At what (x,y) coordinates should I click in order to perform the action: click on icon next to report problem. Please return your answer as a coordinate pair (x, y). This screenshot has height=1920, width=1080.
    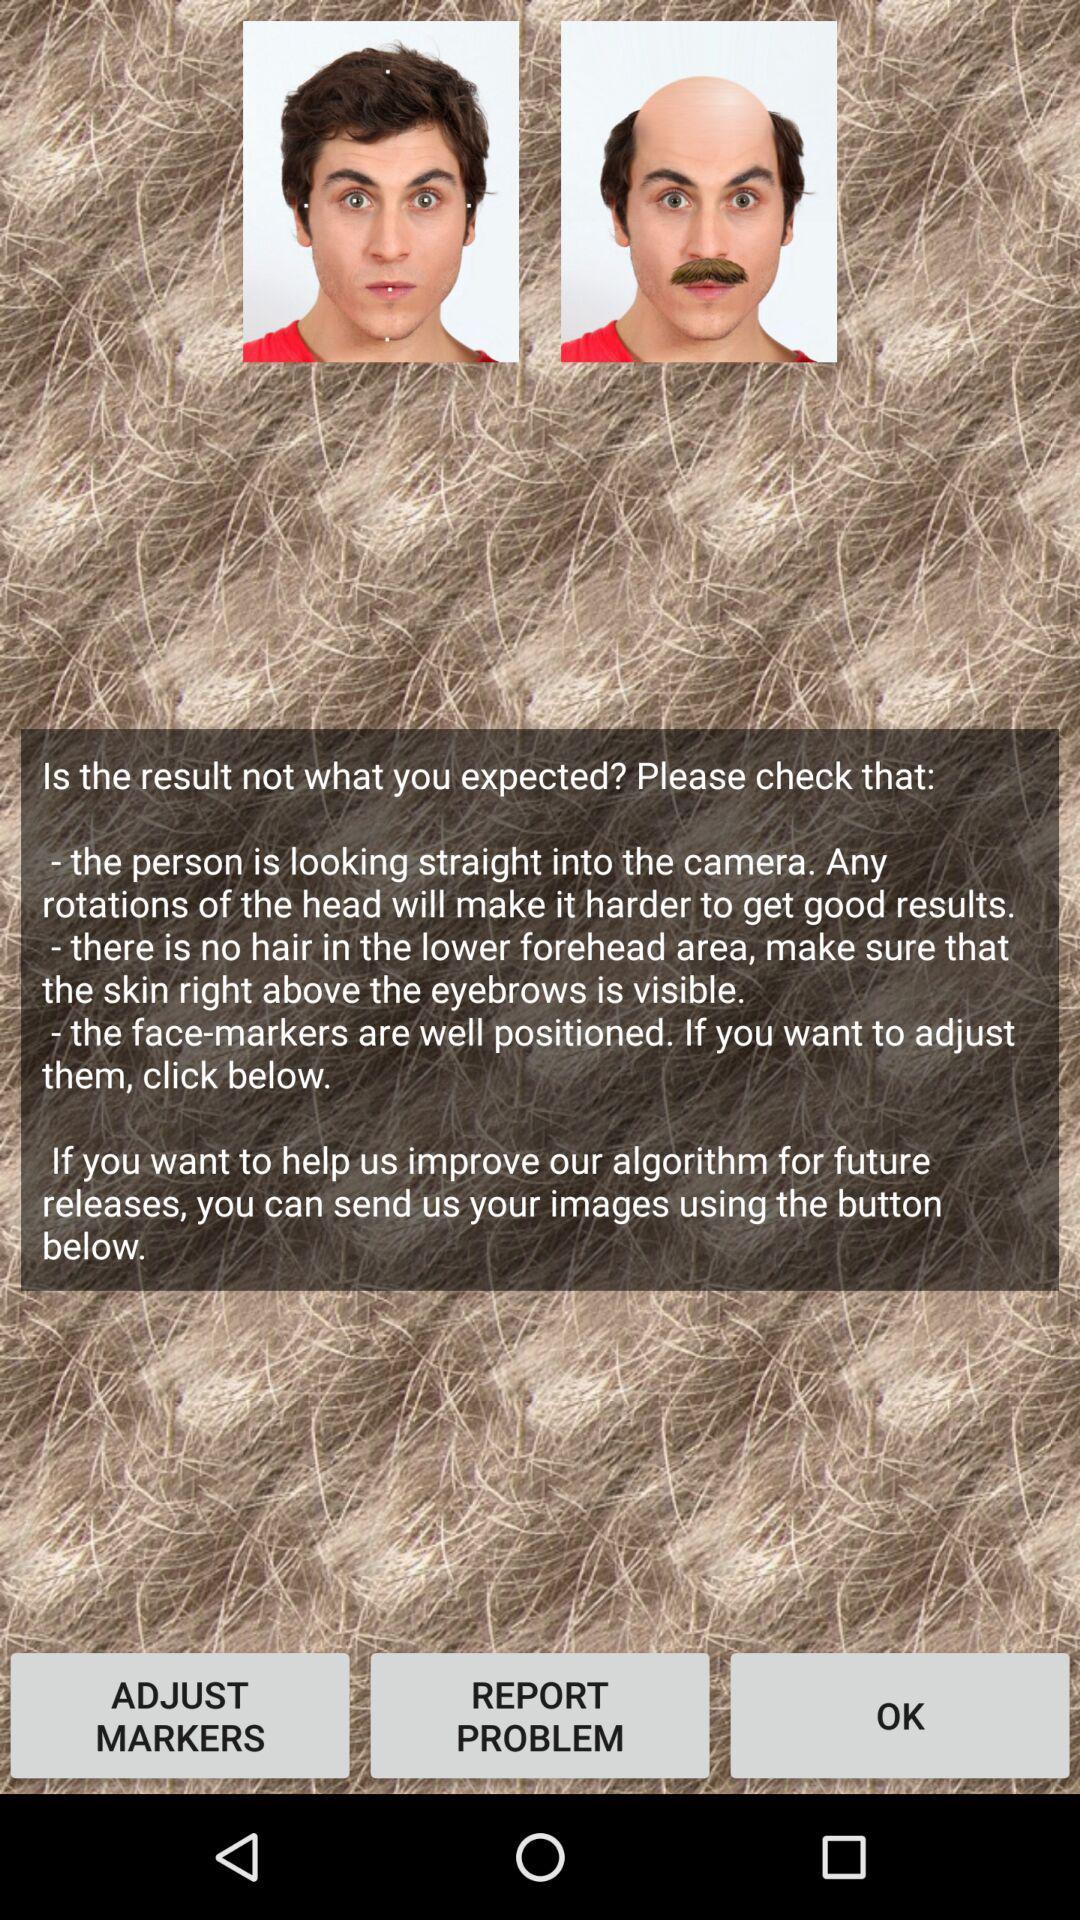
    Looking at the image, I should click on (898, 1714).